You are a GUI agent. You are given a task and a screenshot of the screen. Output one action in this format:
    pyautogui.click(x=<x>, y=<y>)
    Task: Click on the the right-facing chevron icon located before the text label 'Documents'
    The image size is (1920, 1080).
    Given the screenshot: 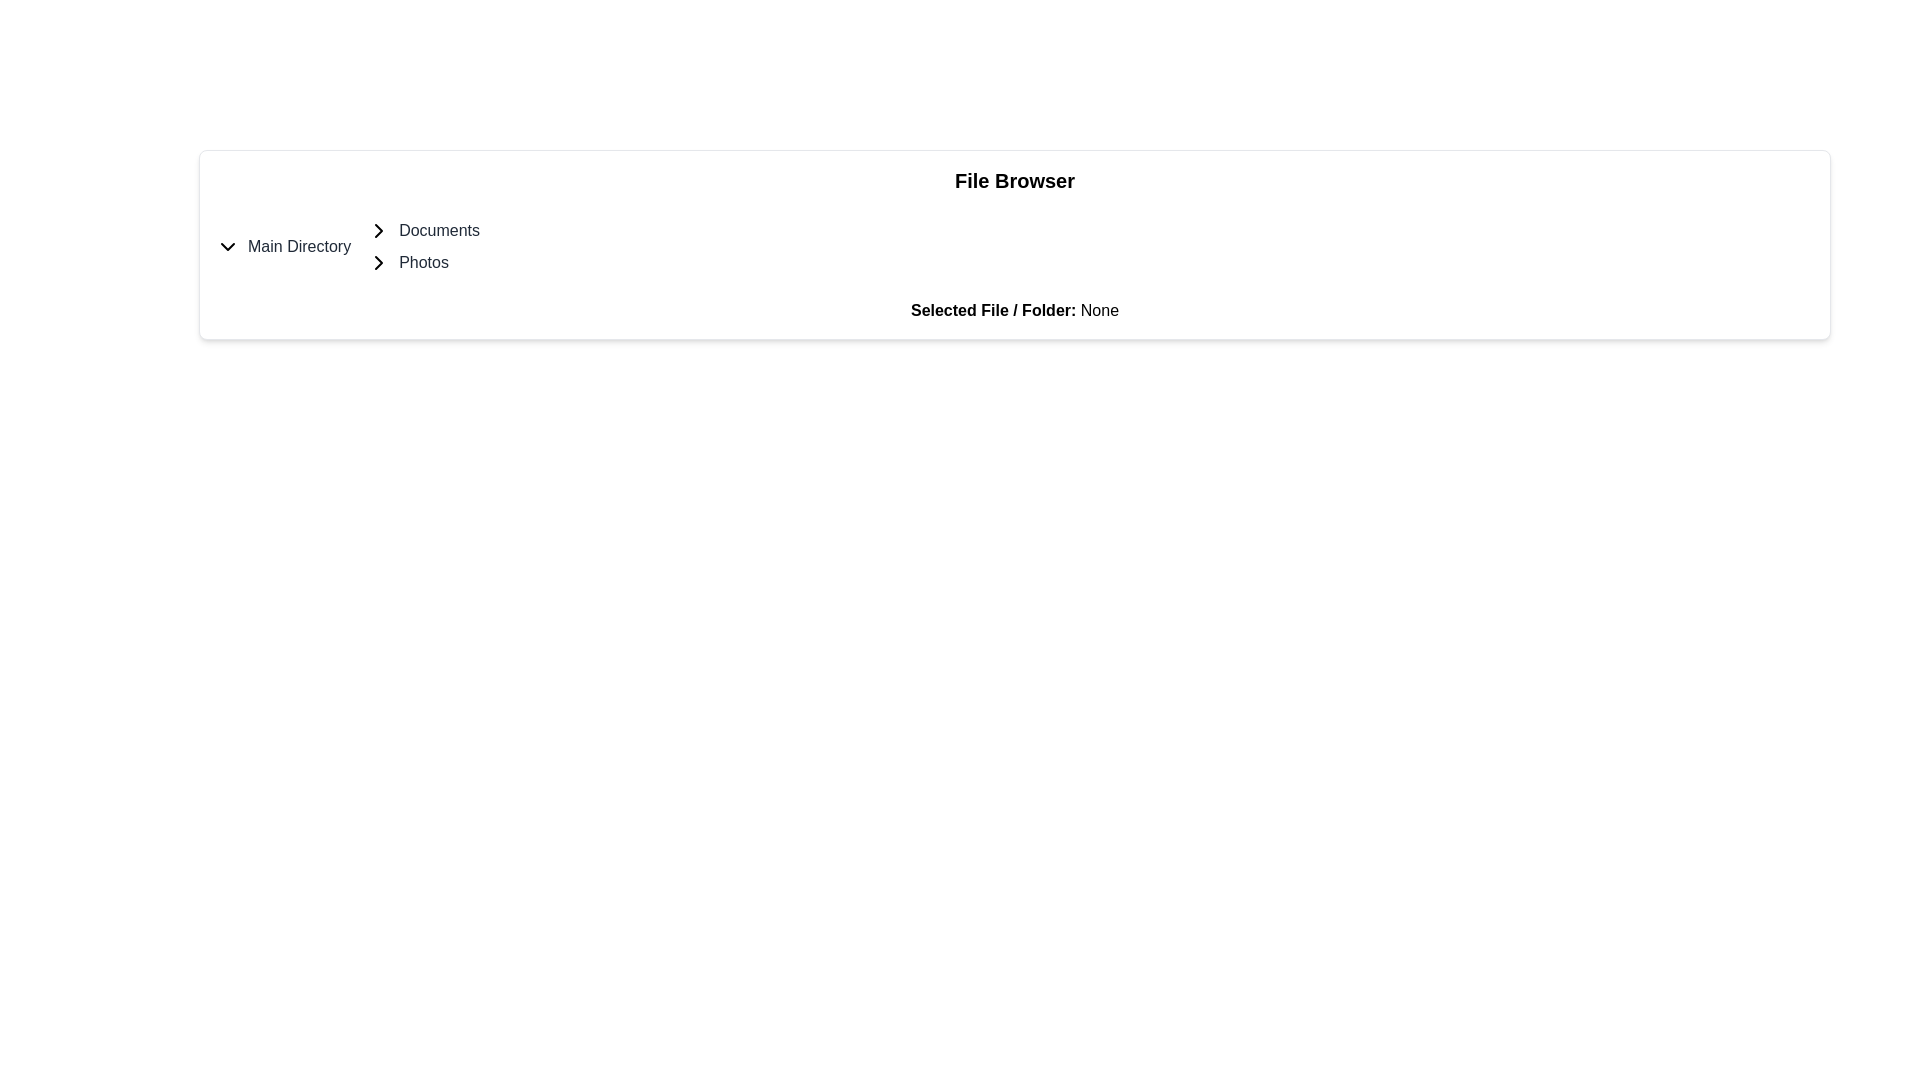 What is the action you would take?
    pyautogui.click(x=379, y=230)
    